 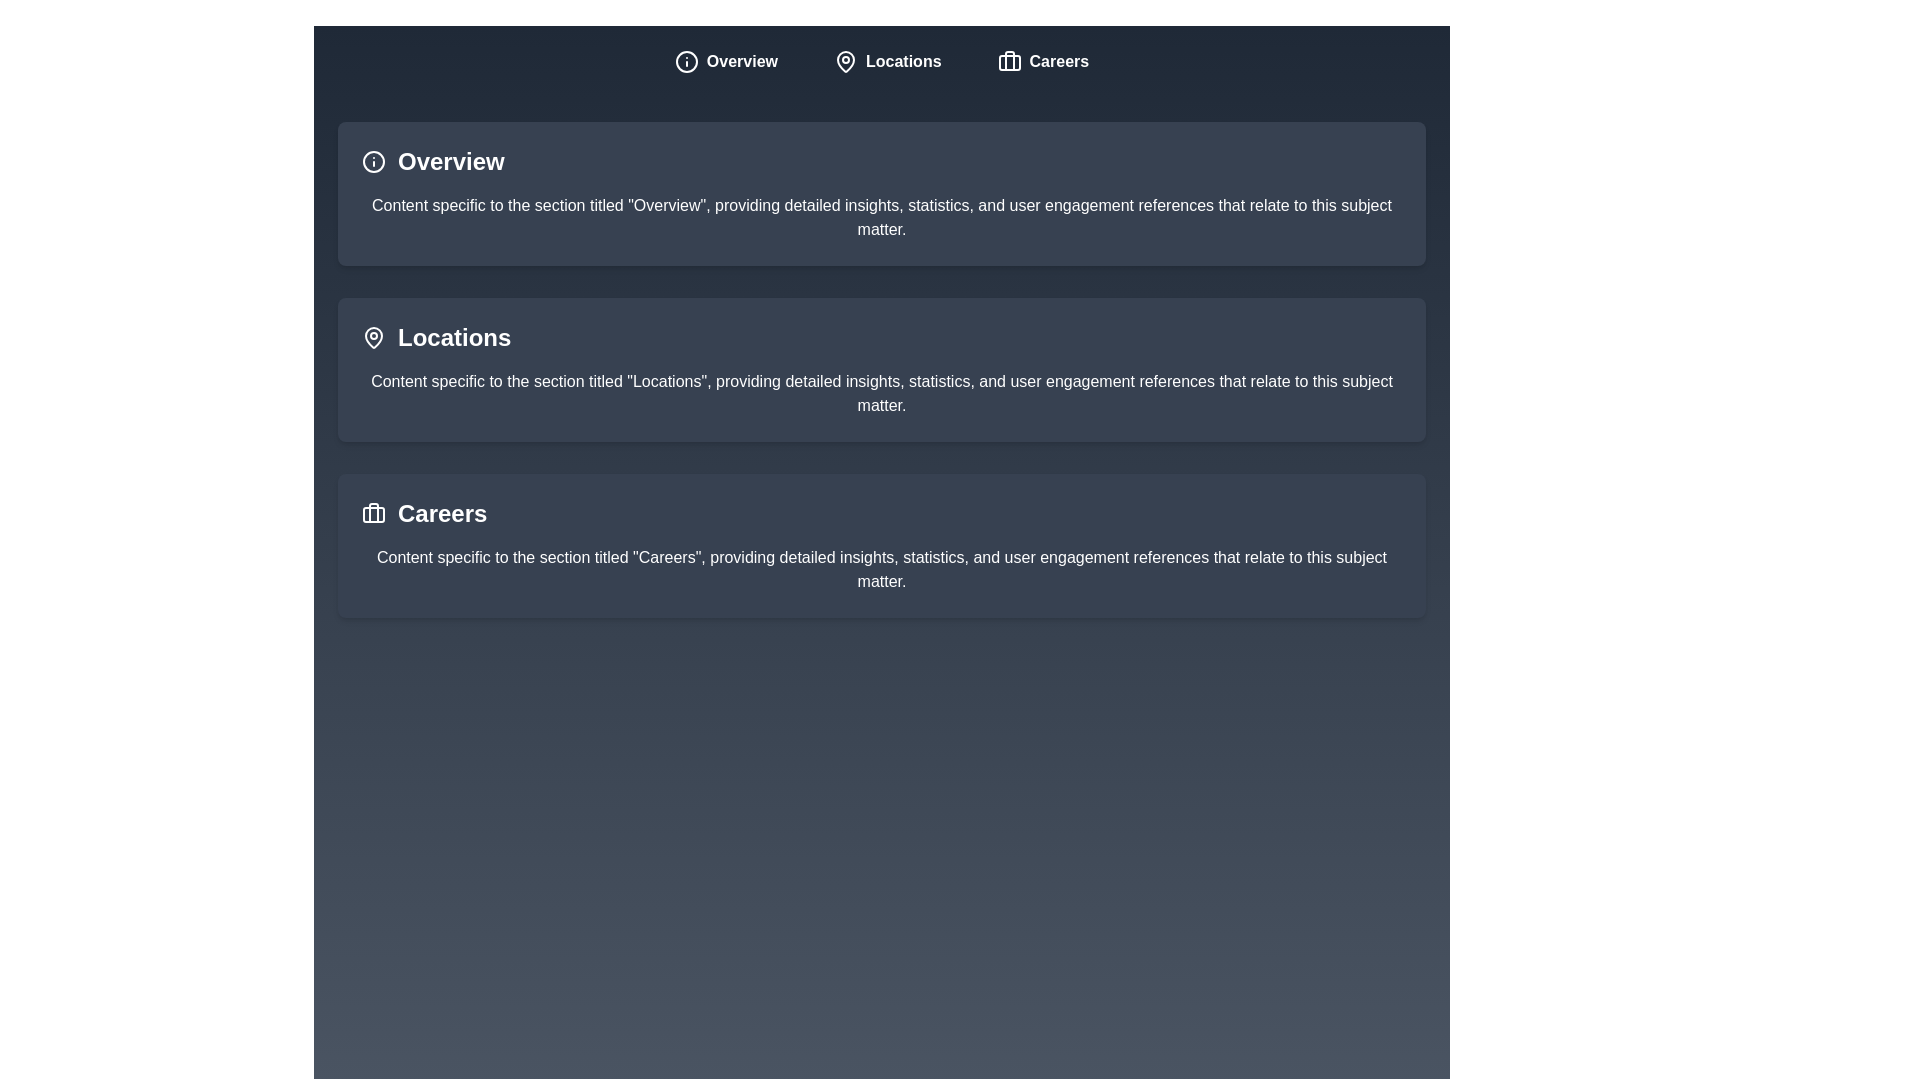 I want to click on the 'Careers' tab in the navigation bar, which has a dark background, white bold text, and a briefcase icon, so click(x=1042, y=60).